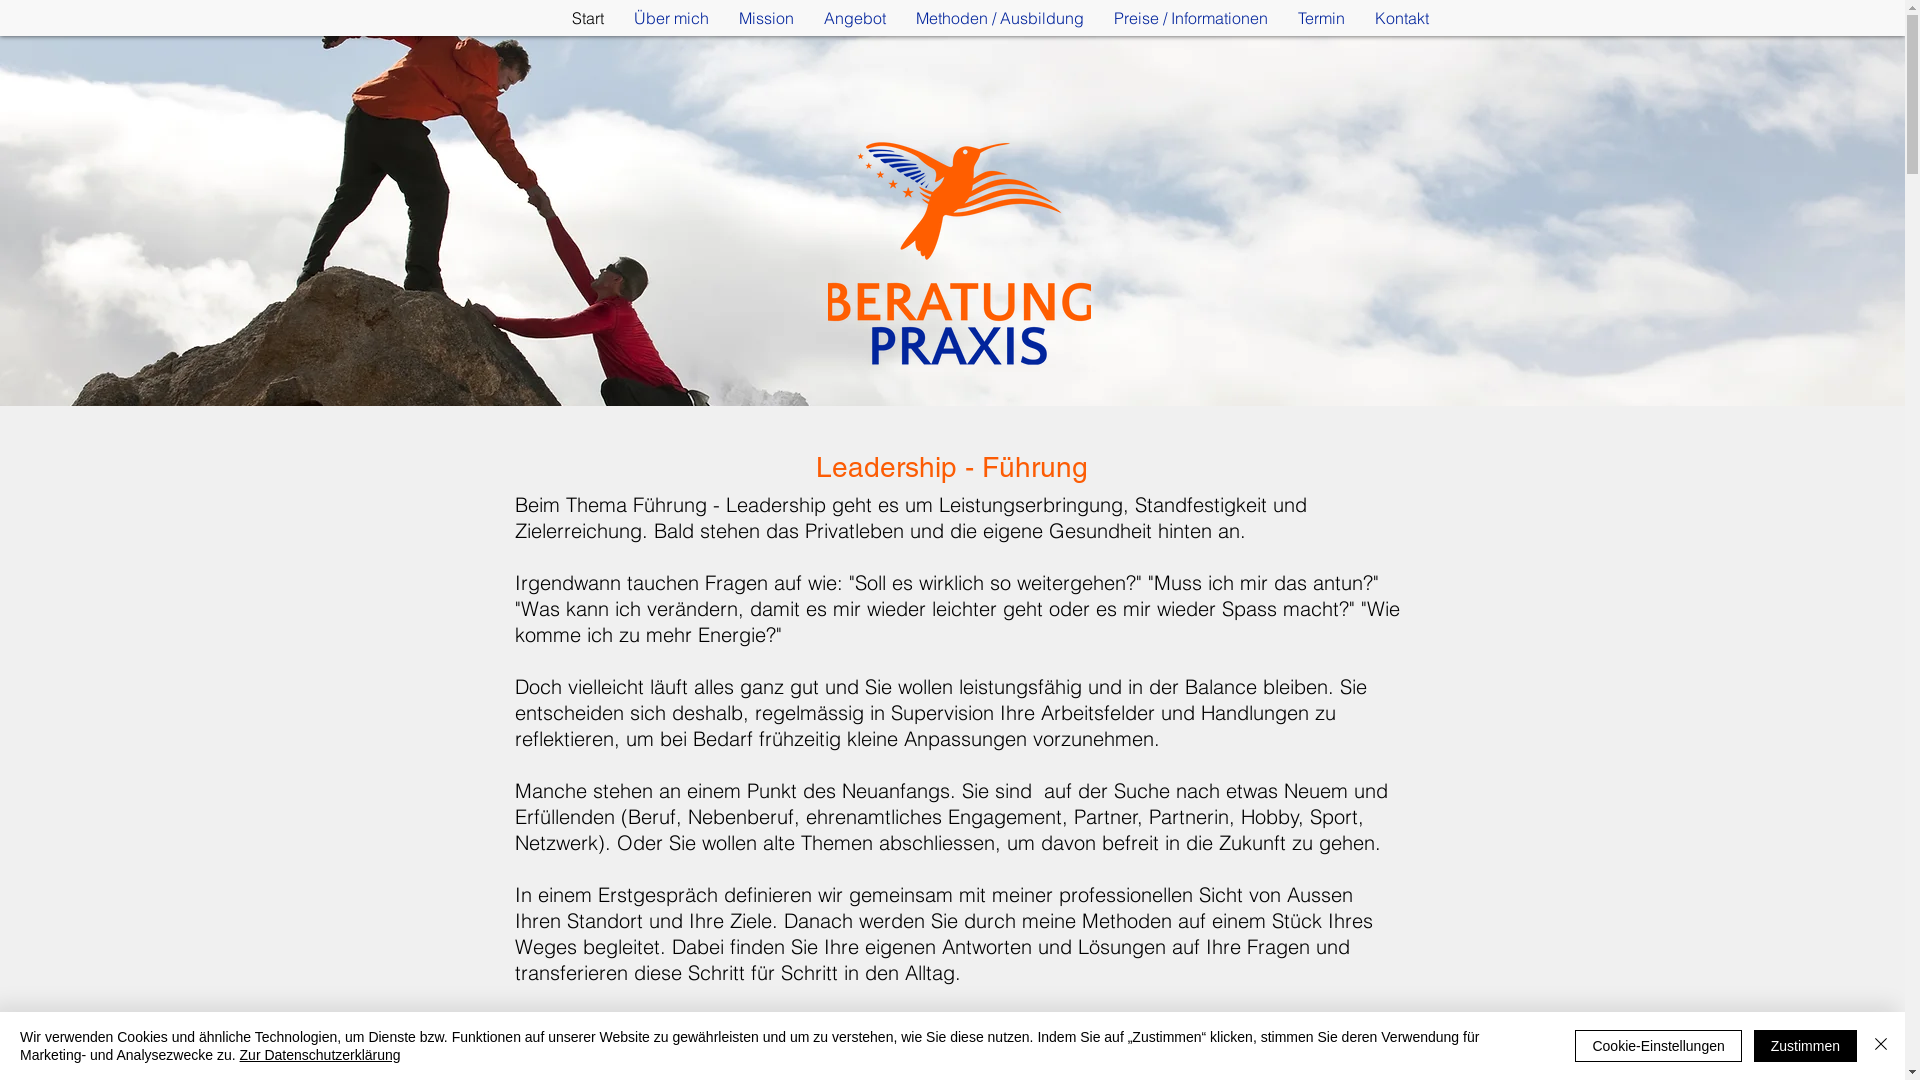 Image resolution: width=1920 pixels, height=1080 pixels. I want to click on 'Preise / Informationen', so click(1097, 18).